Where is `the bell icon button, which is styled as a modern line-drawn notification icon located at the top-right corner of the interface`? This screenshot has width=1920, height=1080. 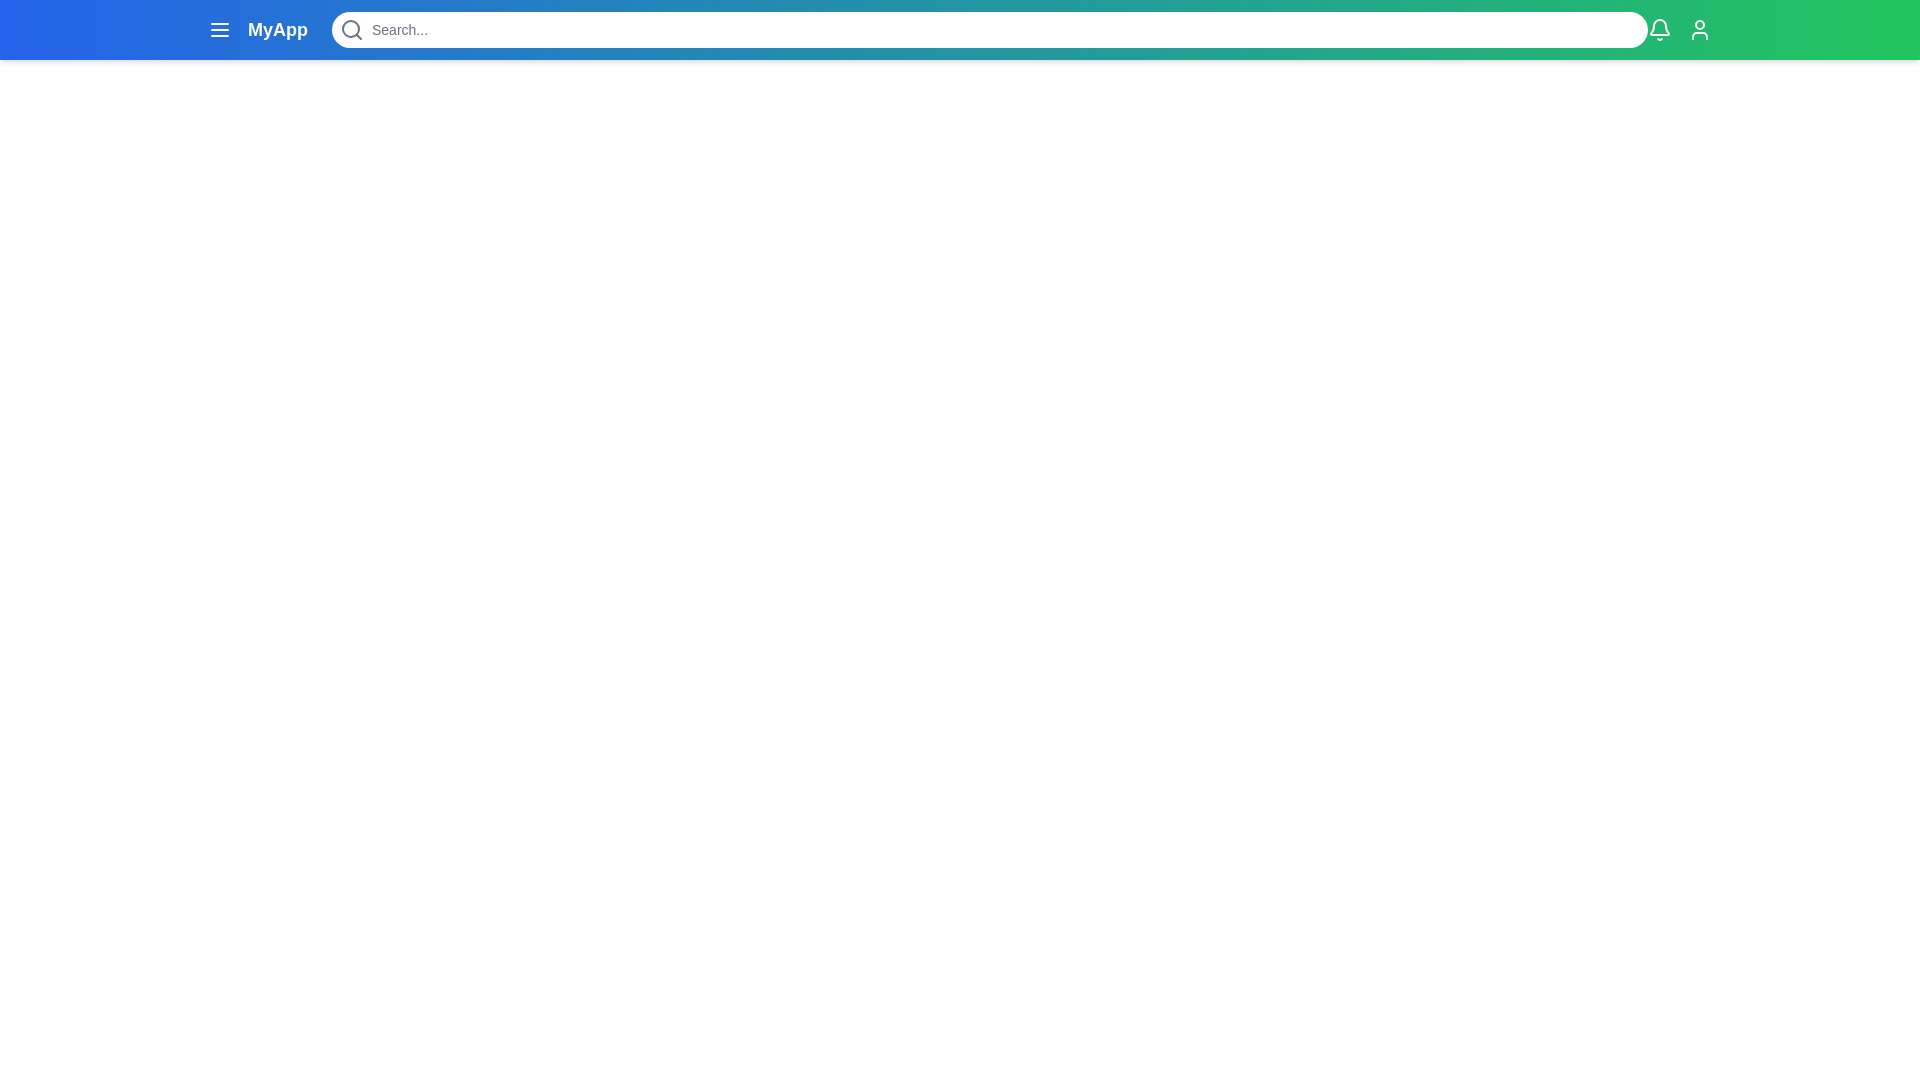
the bell icon button, which is styled as a modern line-drawn notification icon located at the top-right corner of the interface is located at coordinates (1660, 30).